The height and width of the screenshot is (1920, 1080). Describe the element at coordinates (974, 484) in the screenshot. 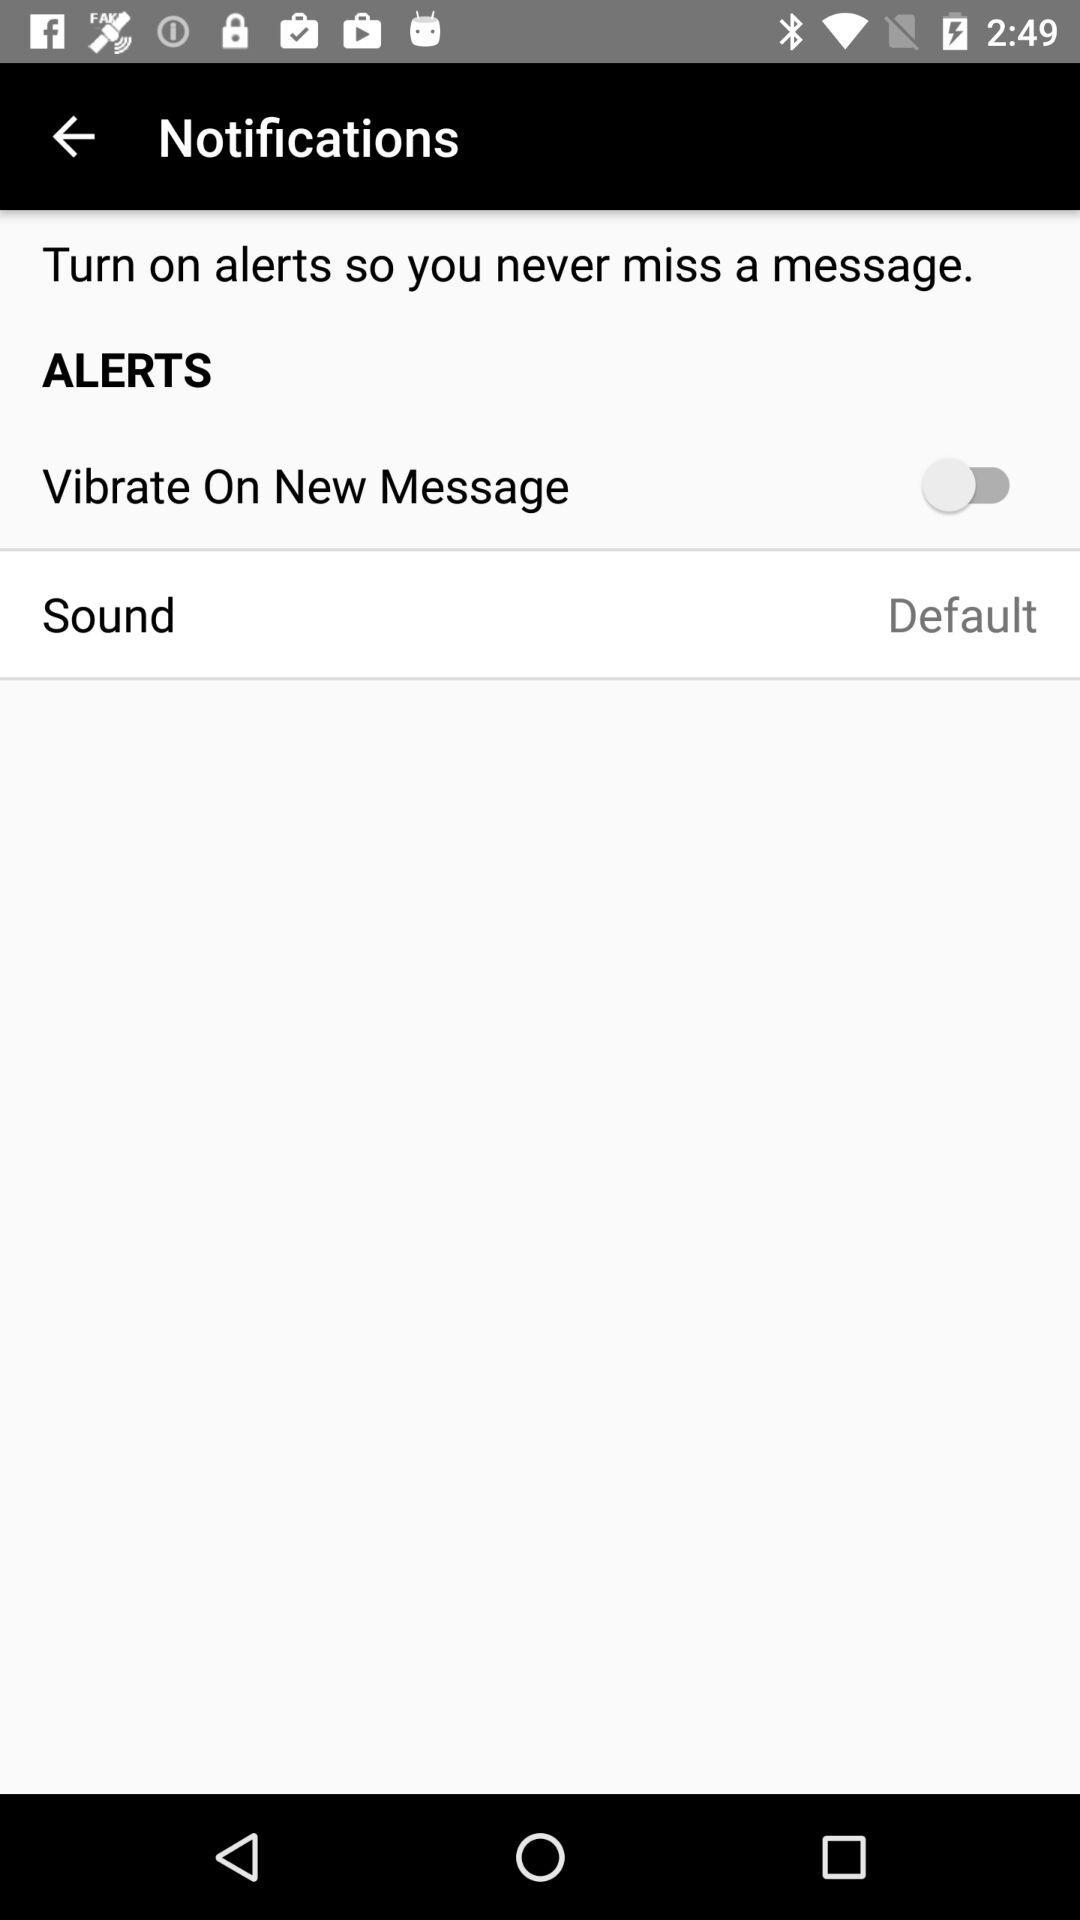

I see `the icon to the right of vibrate on new item` at that location.